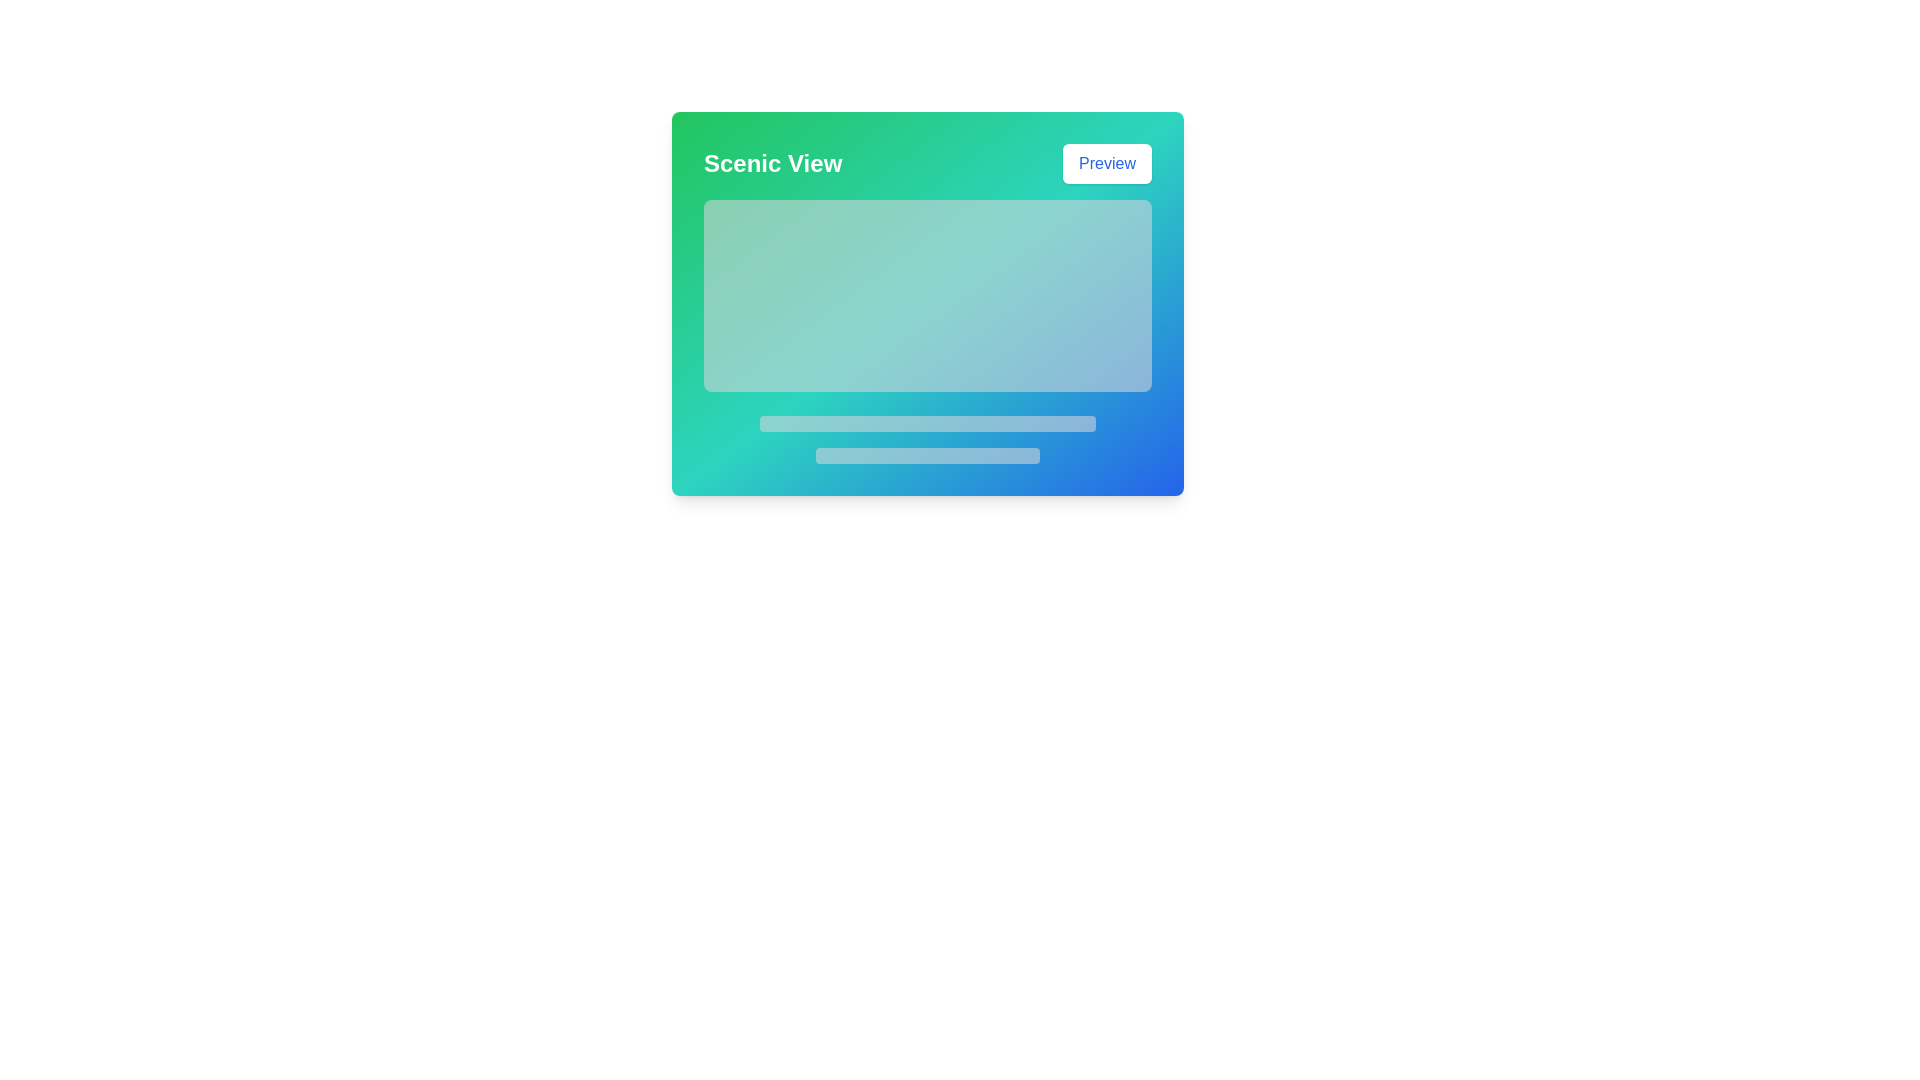 The width and height of the screenshot is (1920, 1080). What do you see at coordinates (926, 455) in the screenshot?
I see `the decorative rectangular bar, which is a light gray loading placeholder located beneath a wider bar in the bottom-central part of the interface` at bounding box center [926, 455].